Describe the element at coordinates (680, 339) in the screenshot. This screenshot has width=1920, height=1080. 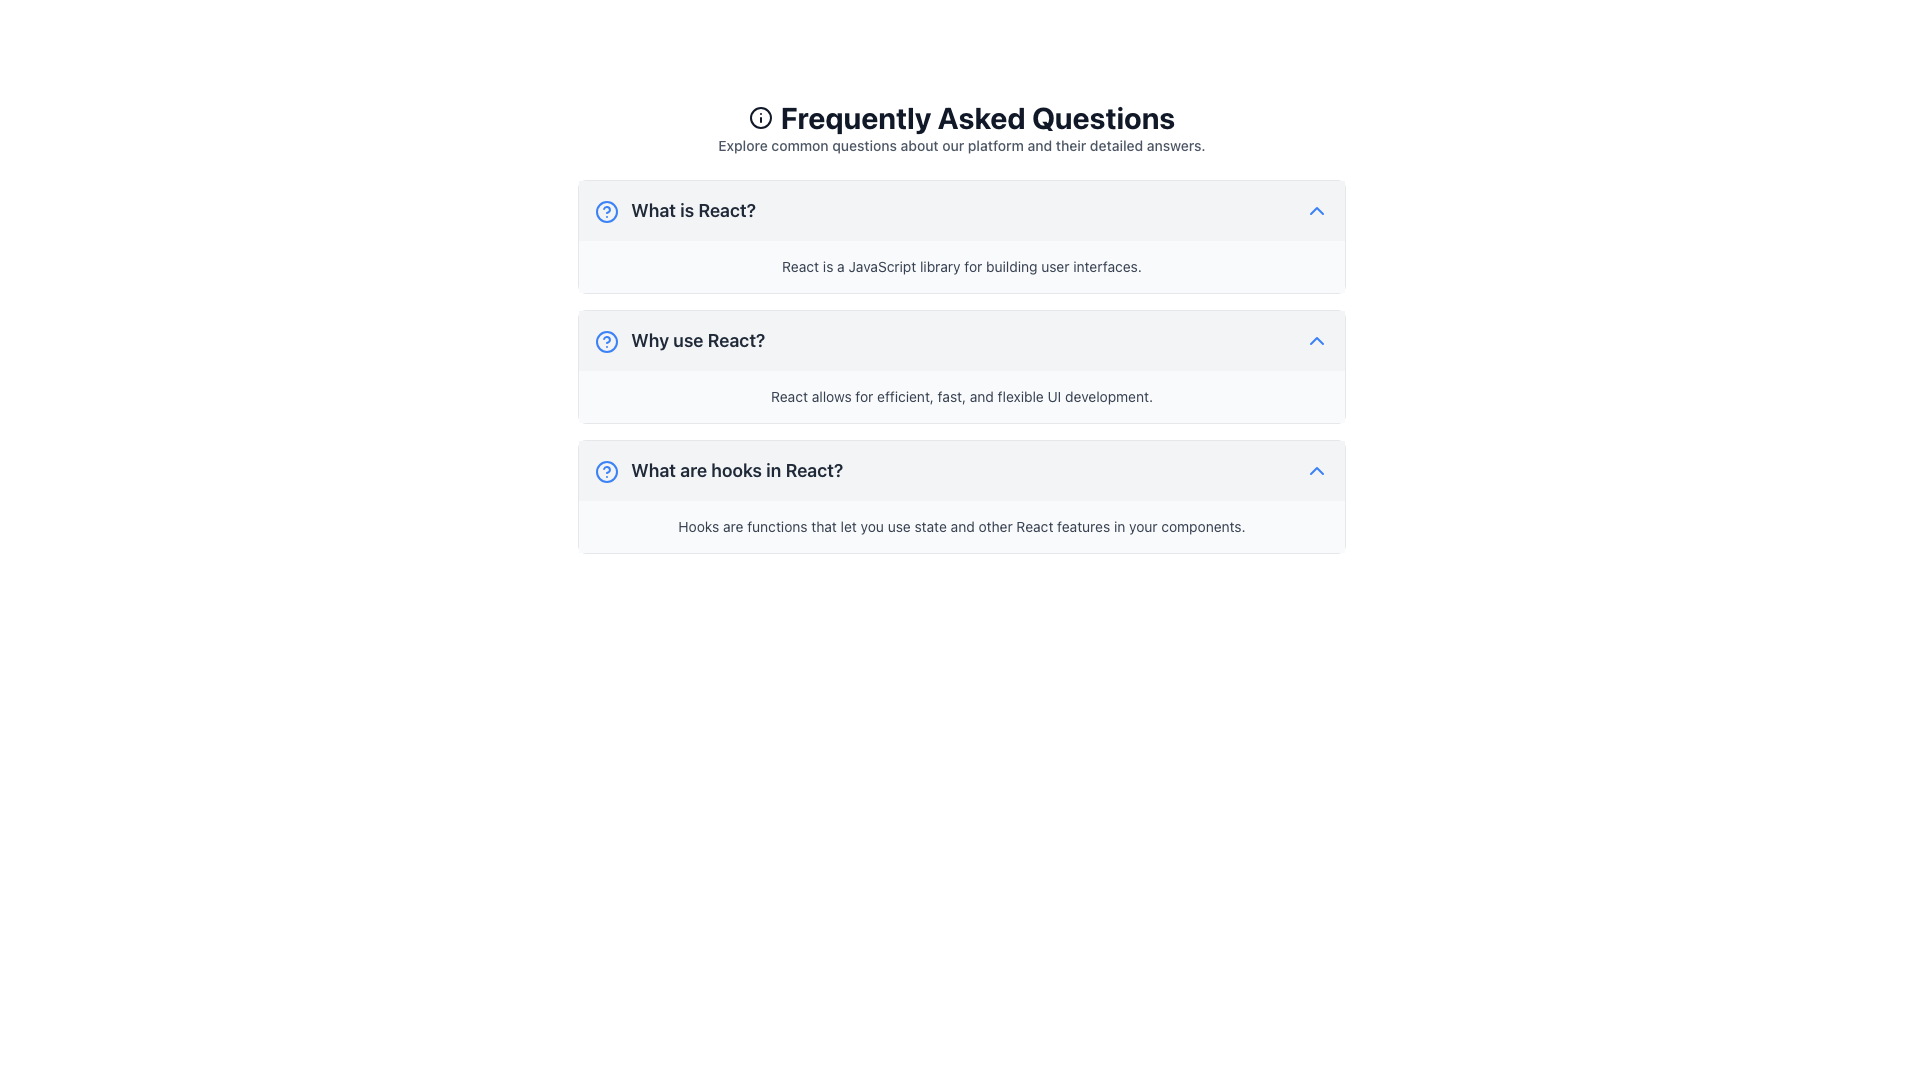
I see `the second question label in the FAQ list` at that location.